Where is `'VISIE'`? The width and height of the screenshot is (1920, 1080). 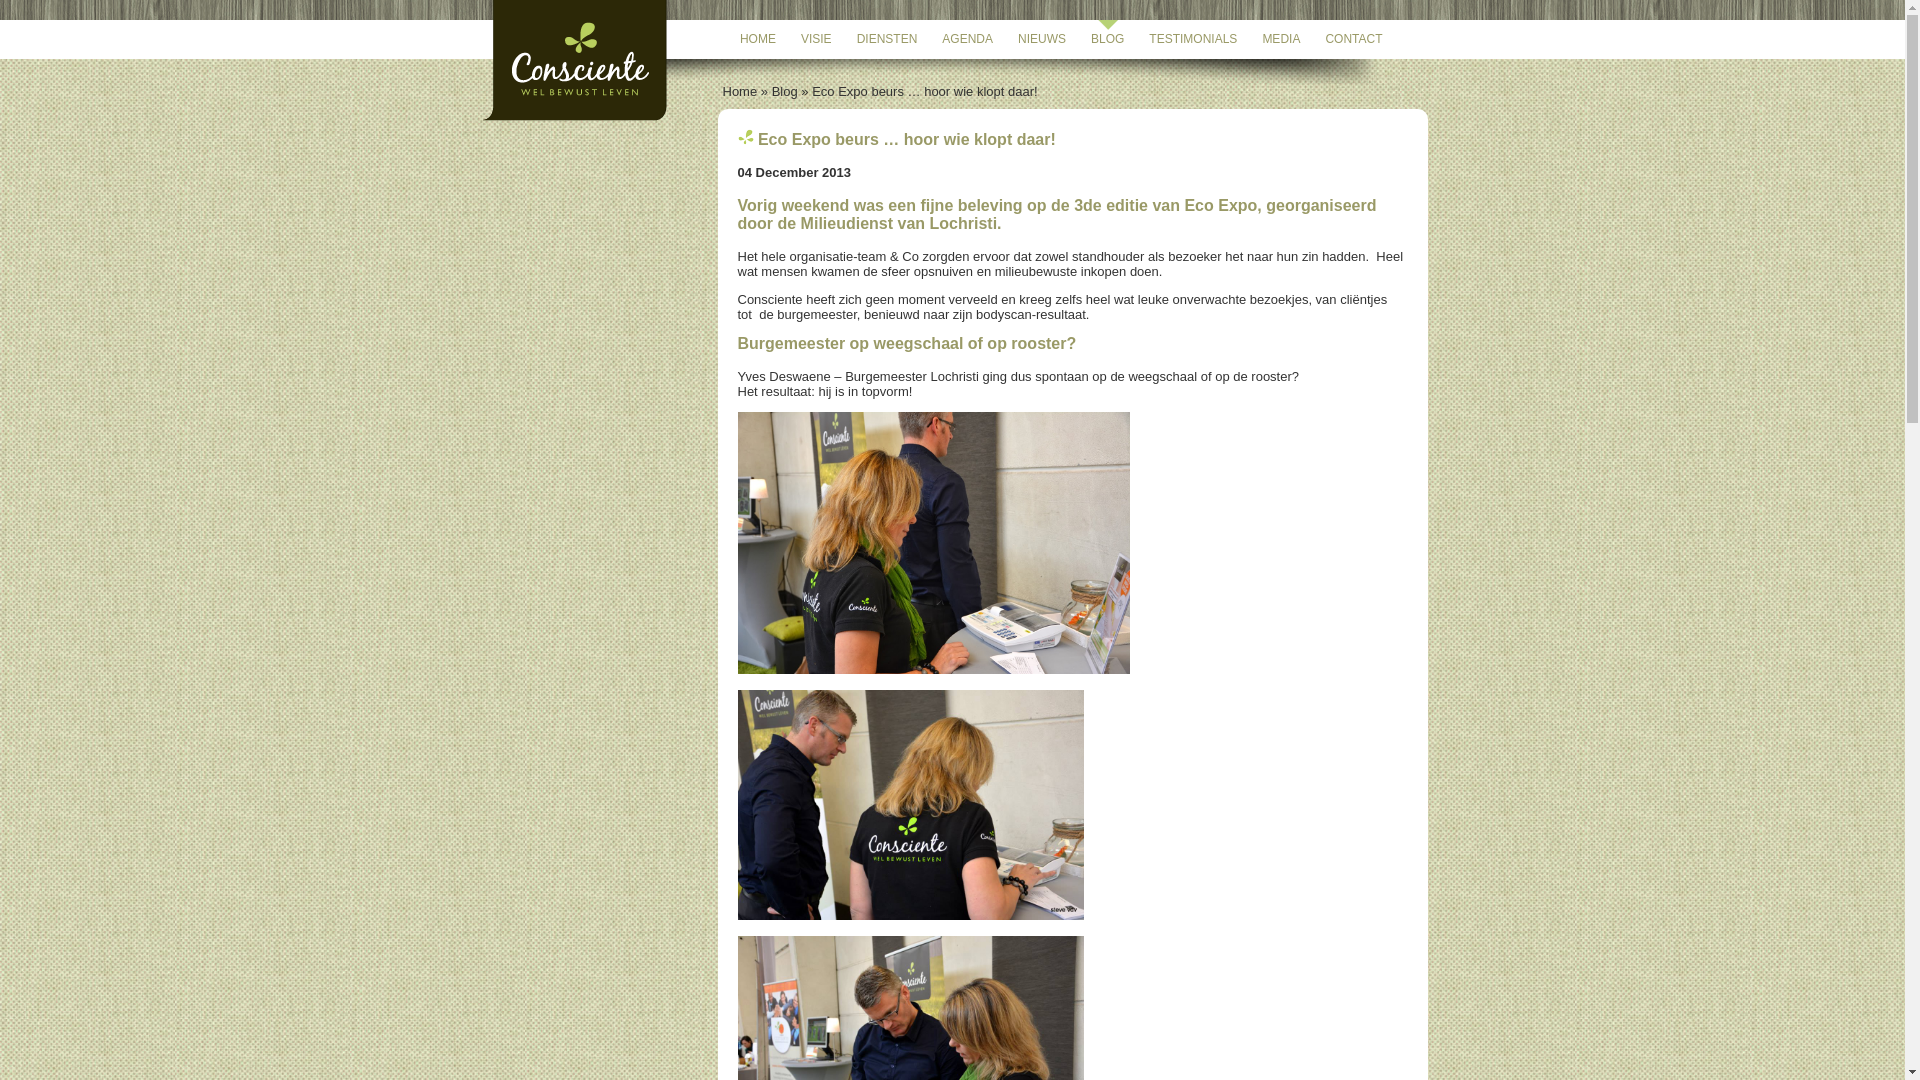
'VISIE' is located at coordinates (816, 39).